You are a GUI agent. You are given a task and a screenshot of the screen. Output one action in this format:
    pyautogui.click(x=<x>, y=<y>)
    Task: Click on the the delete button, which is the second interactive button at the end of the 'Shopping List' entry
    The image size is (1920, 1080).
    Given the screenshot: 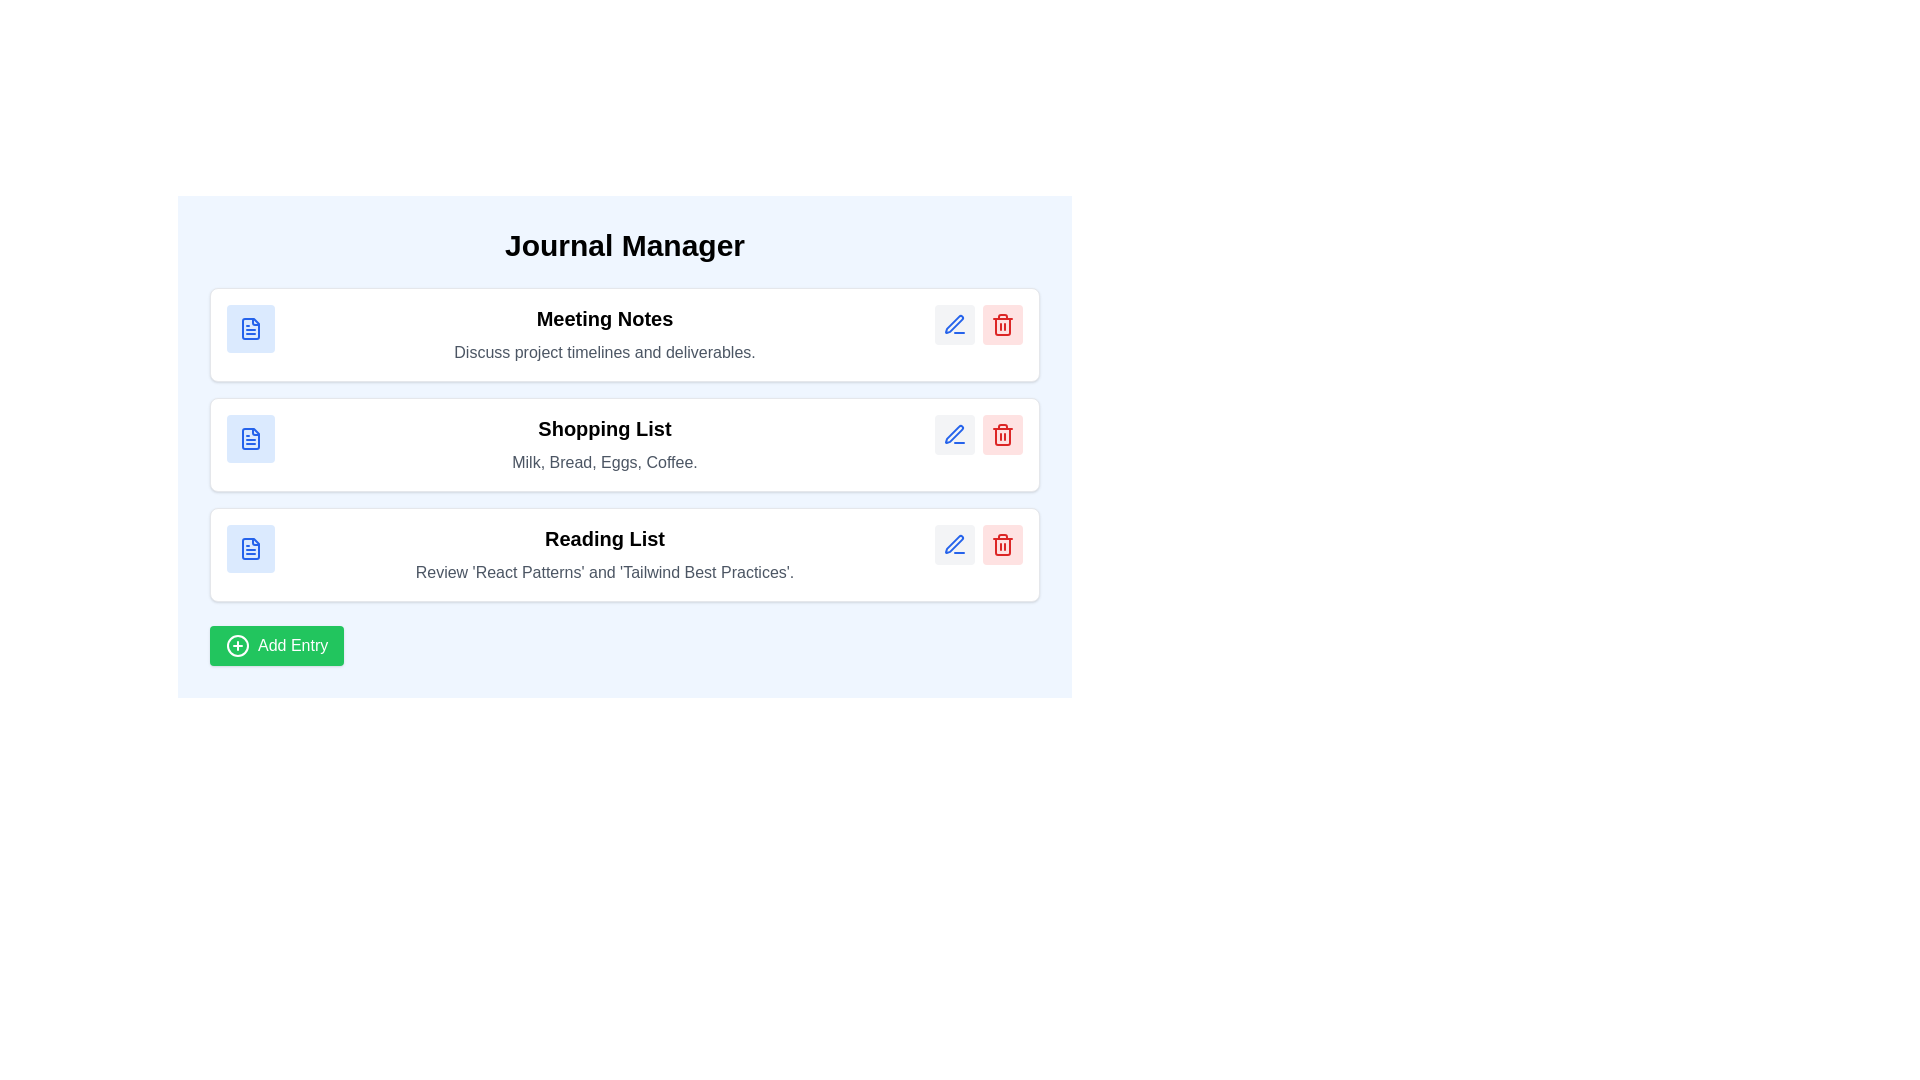 What is the action you would take?
    pyautogui.click(x=1003, y=434)
    